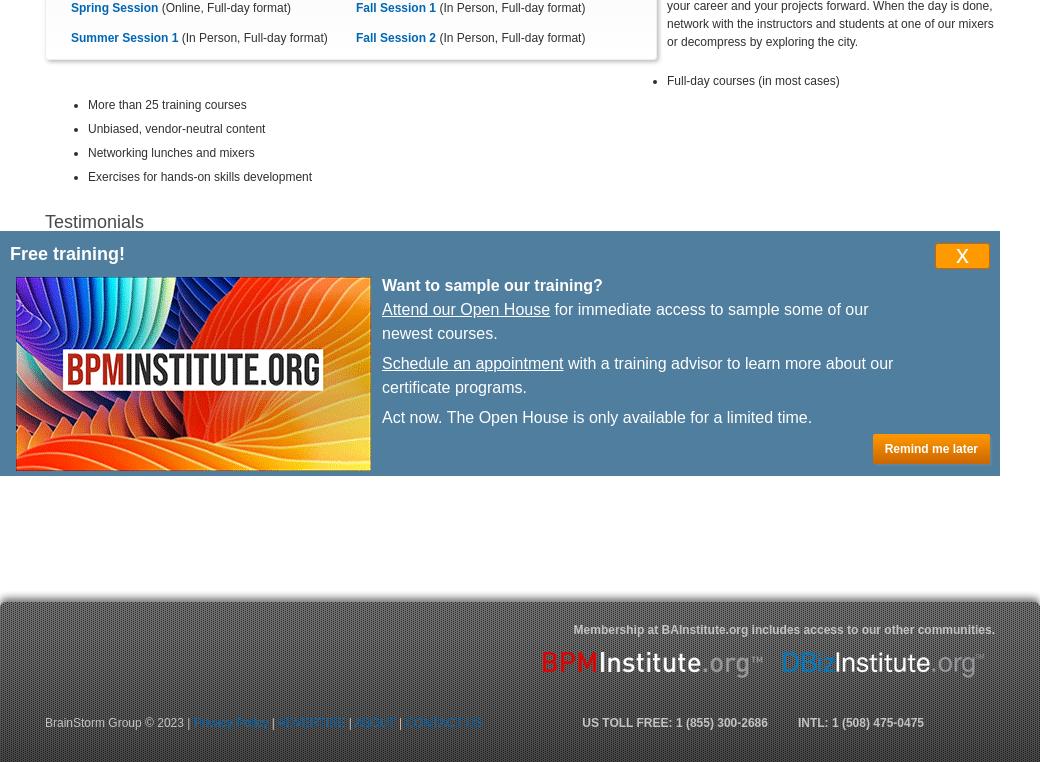 This screenshot has height=762, width=1040. What do you see at coordinates (66, 253) in the screenshot?
I see `'Free training!'` at bounding box center [66, 253].